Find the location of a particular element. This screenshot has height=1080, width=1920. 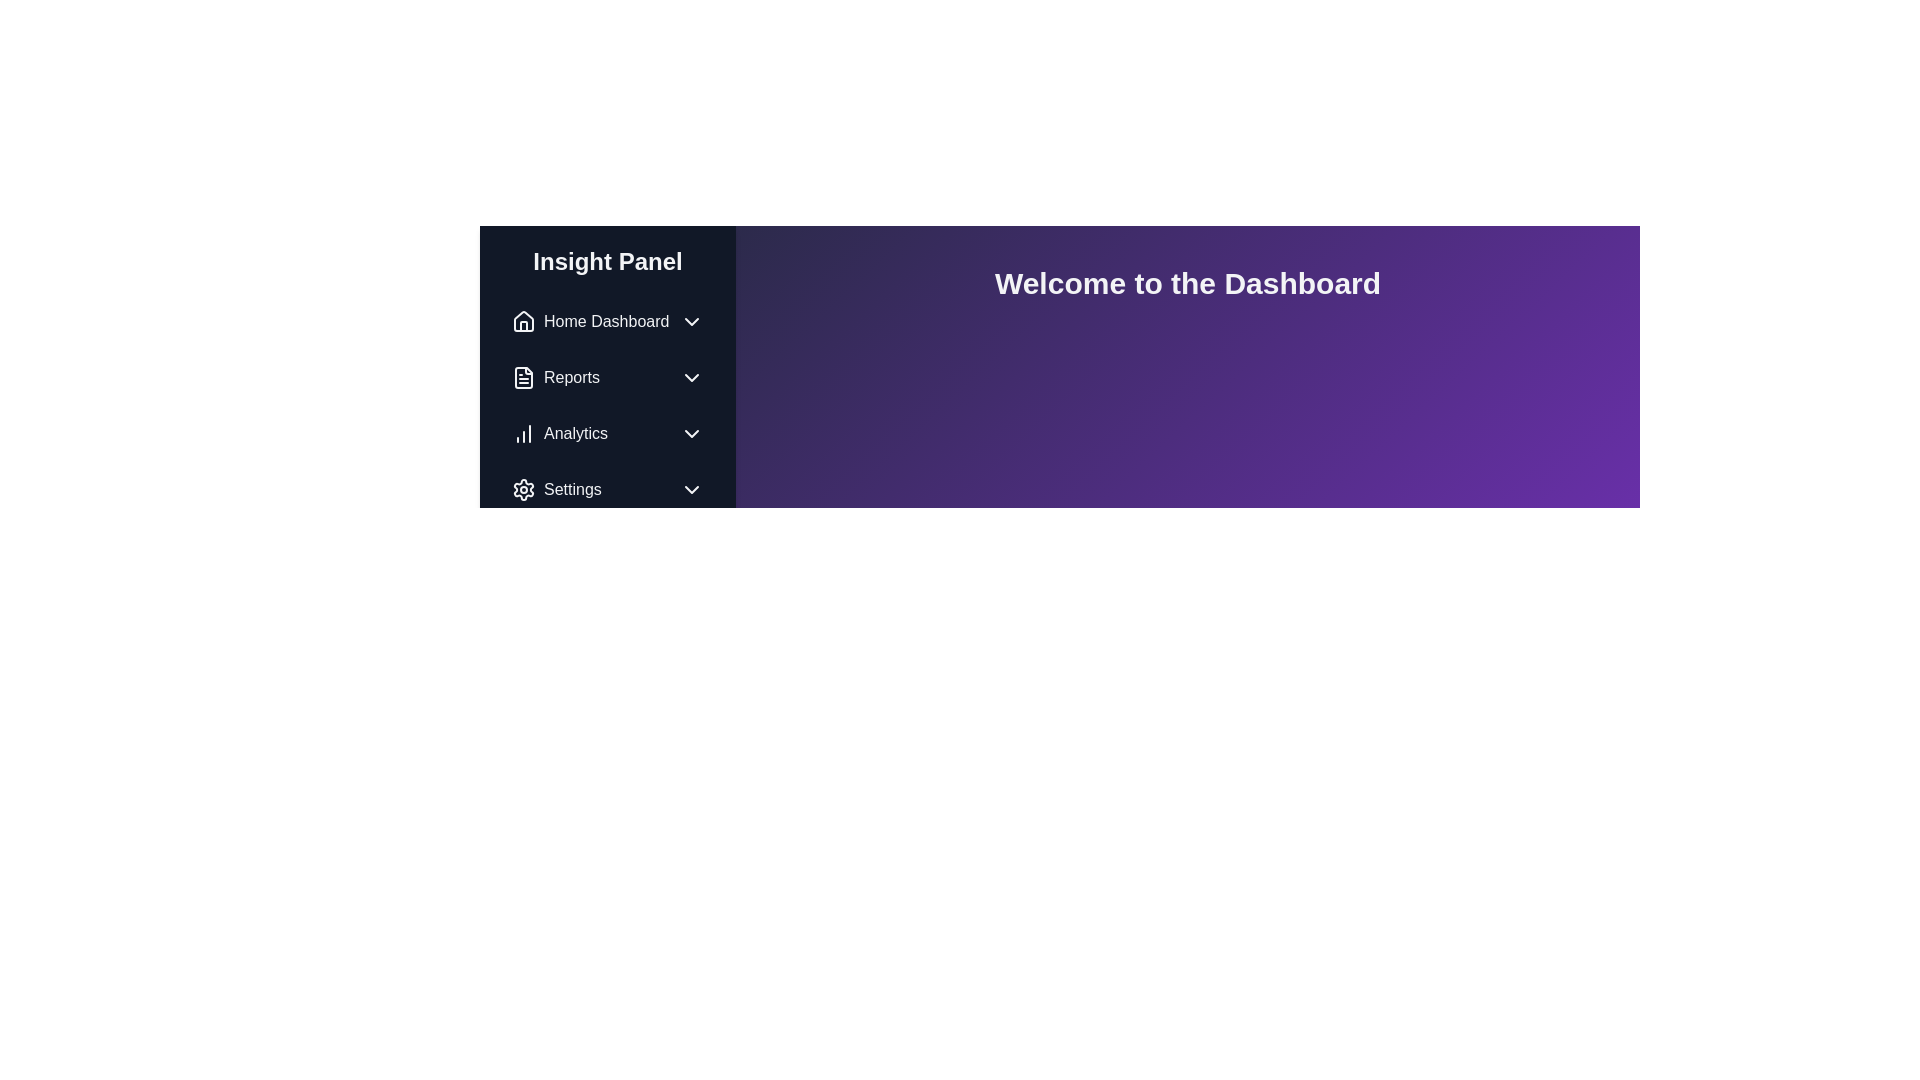

the Analytics icon located in the left sidebar menu titled 'Insight Panel', which is the third item in the list, positioned between 'Reports' and 'Settings' is located at coordinates (523, 433).